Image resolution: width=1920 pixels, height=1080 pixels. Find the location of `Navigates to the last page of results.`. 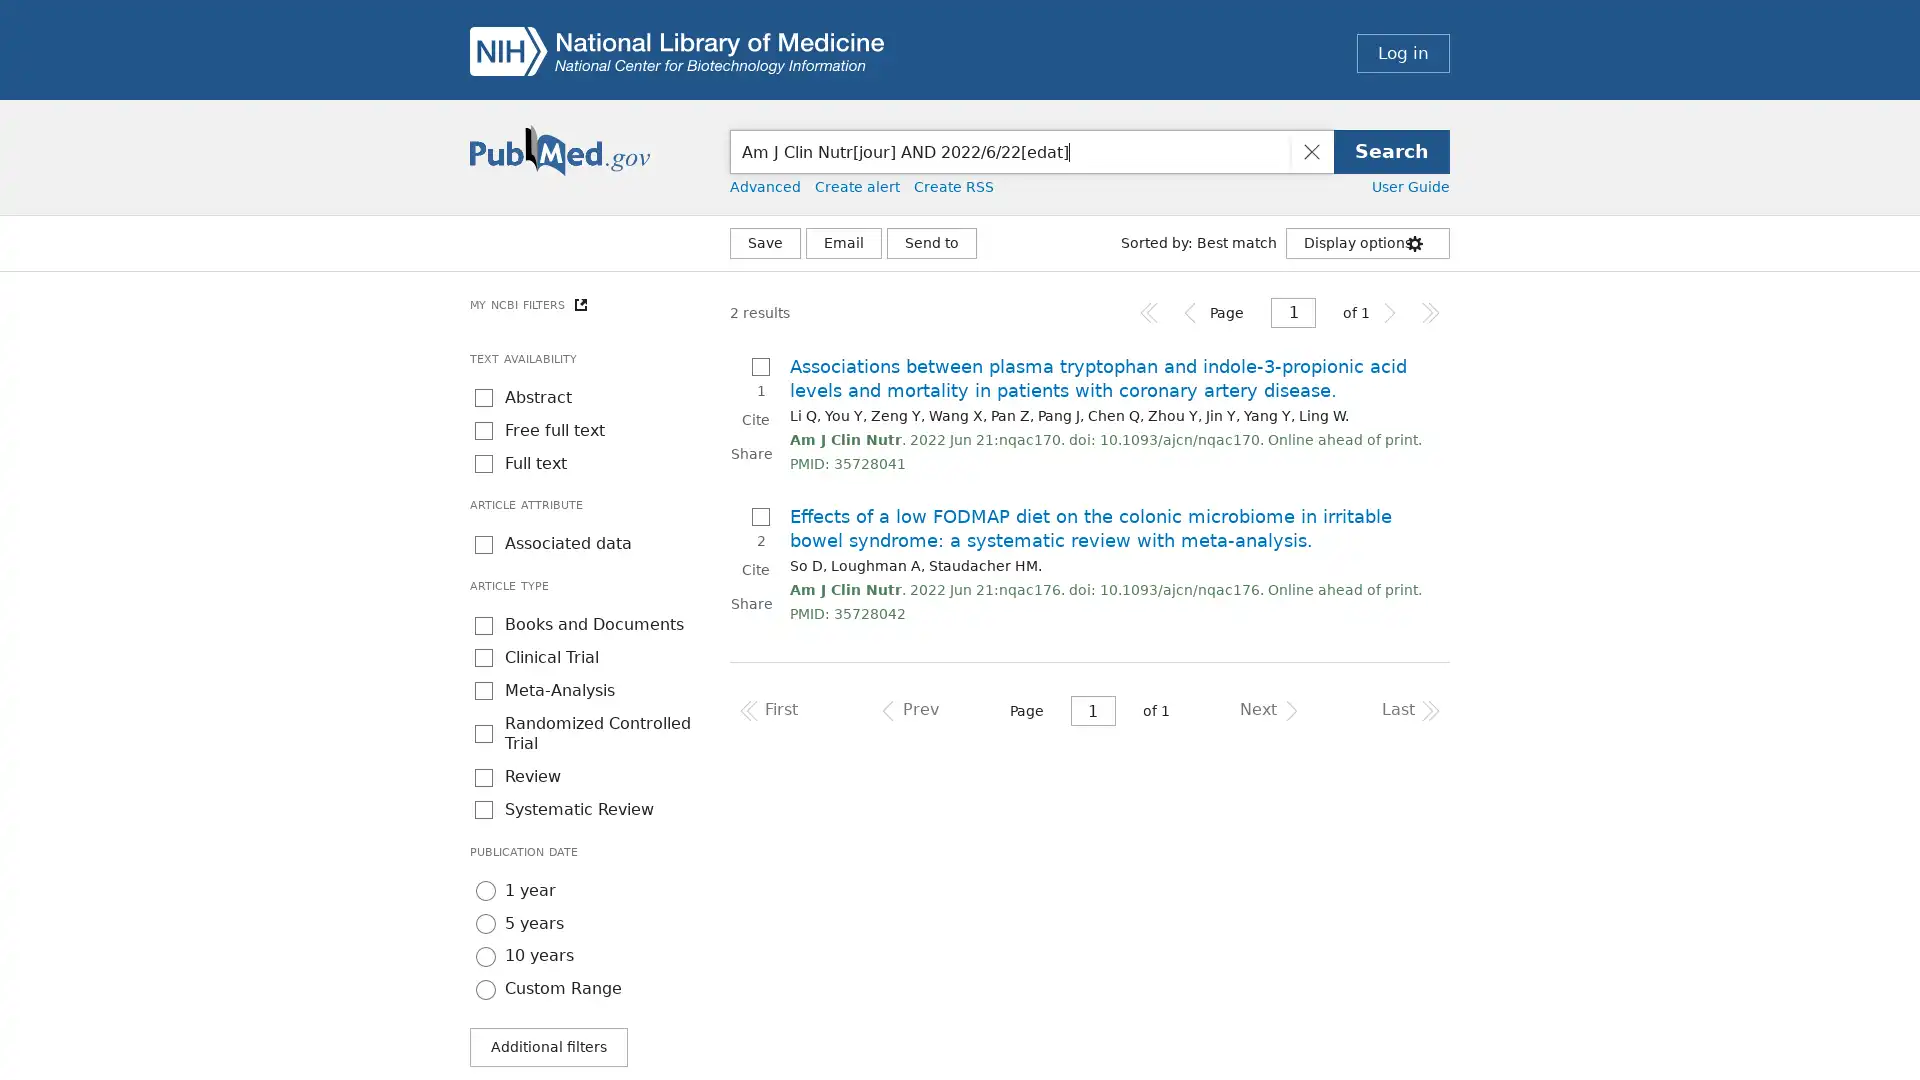

Navigates to the last page of results. is located at coordinates (1407, 709).